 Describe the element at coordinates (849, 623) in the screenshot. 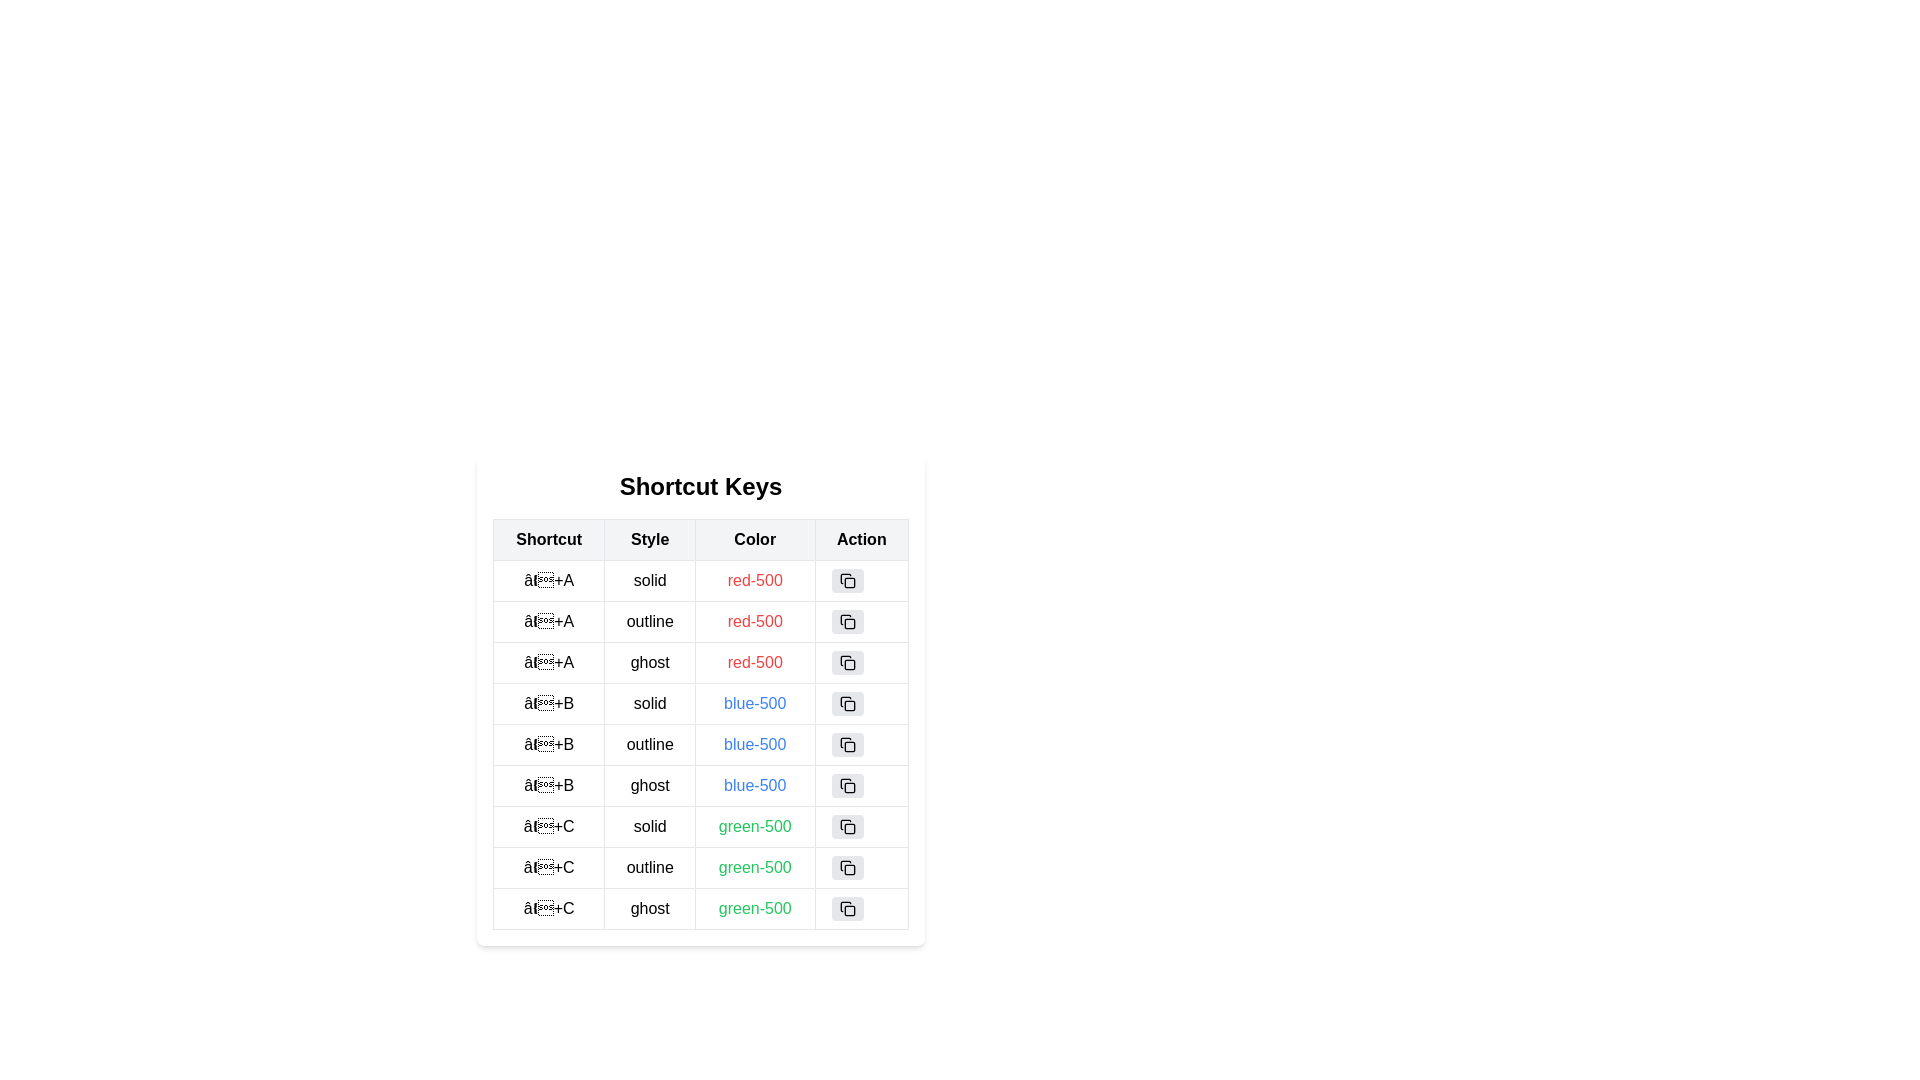

I see `the small rounded rectangle part of the copy icon located in the 'Action' column of the 'Shortcut Keys' table` at that location.